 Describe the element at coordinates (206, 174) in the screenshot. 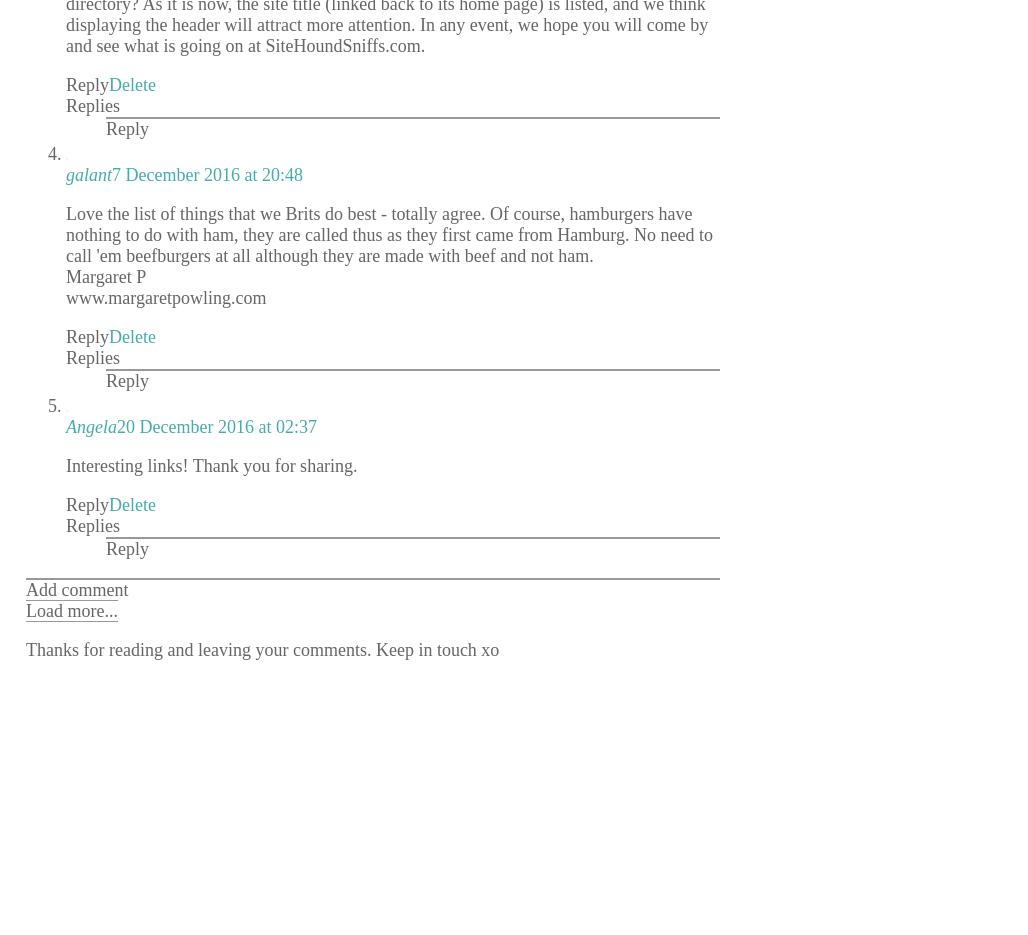

I see `'7 December 2016 at 20:48'` at that location.